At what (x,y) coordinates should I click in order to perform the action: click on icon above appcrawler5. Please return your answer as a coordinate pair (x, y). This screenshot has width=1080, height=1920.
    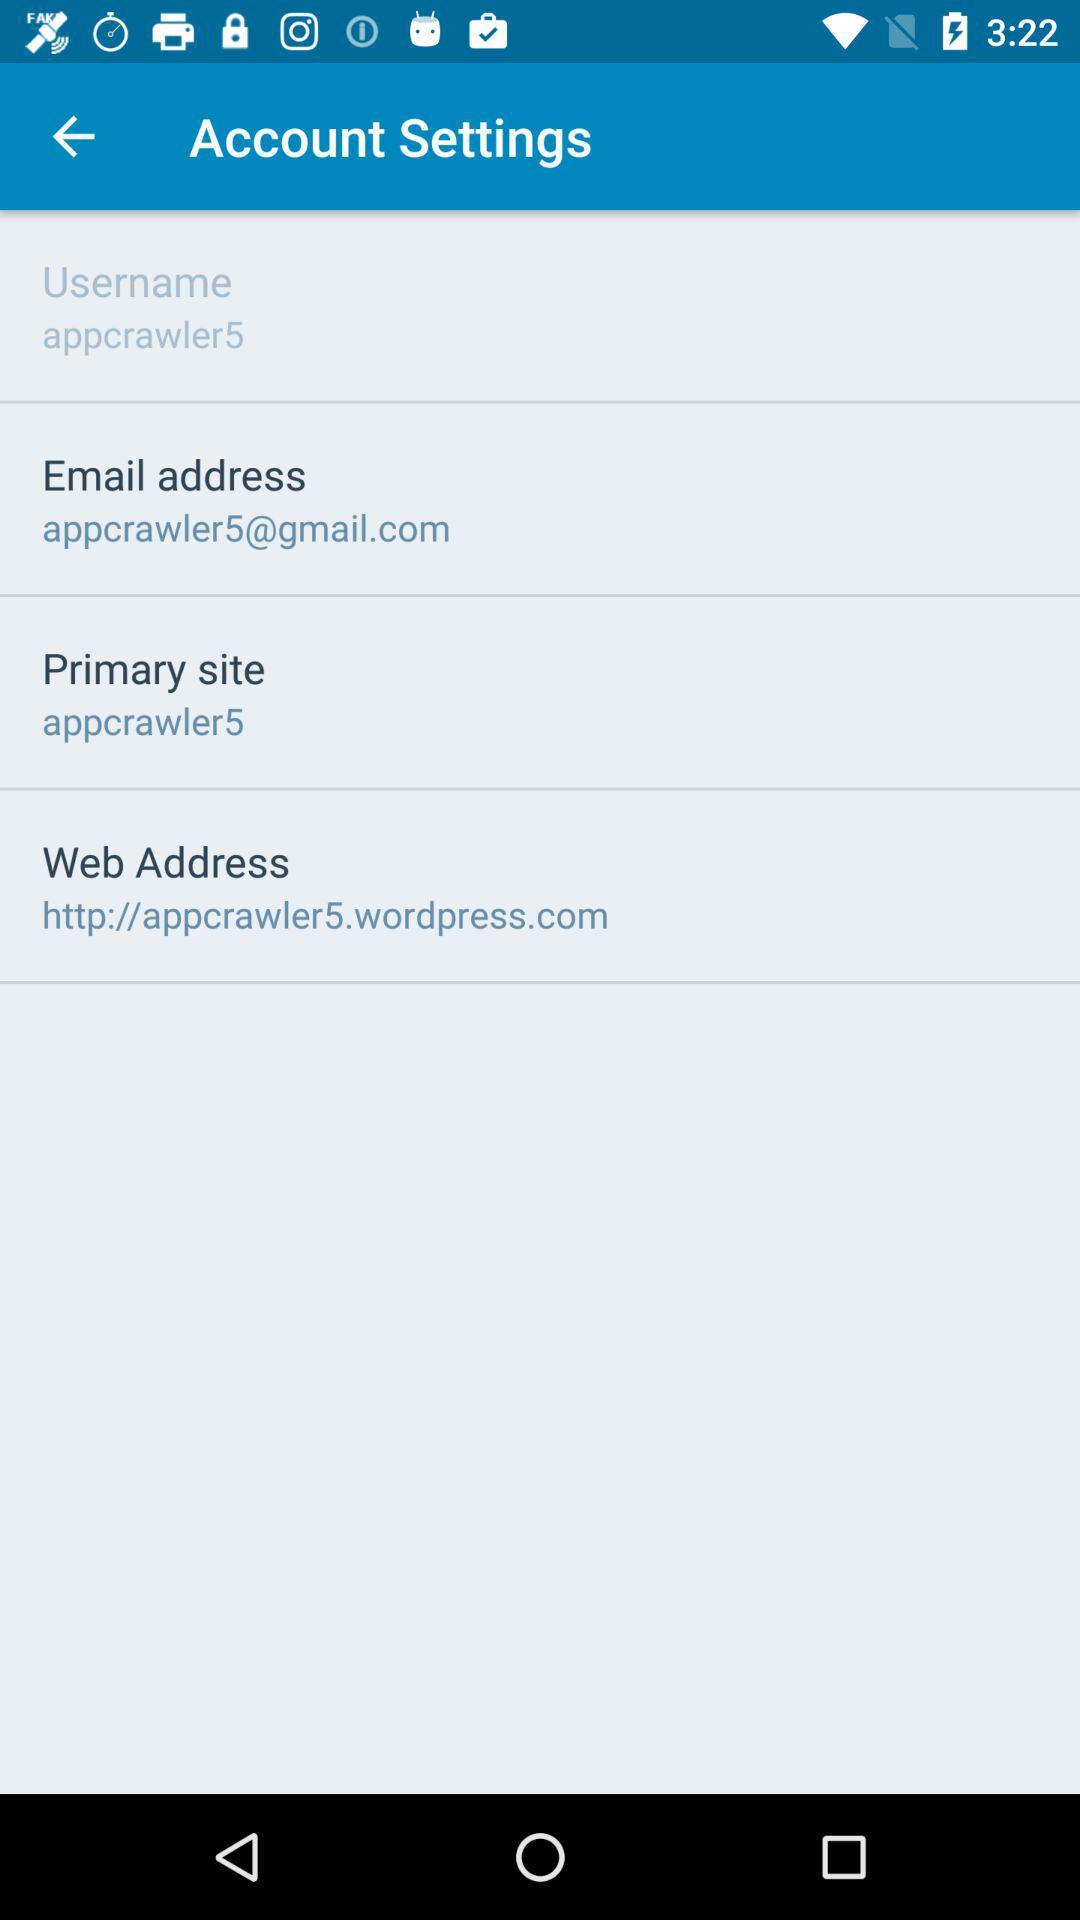
    Looking at the image, I should click on (136, 279).